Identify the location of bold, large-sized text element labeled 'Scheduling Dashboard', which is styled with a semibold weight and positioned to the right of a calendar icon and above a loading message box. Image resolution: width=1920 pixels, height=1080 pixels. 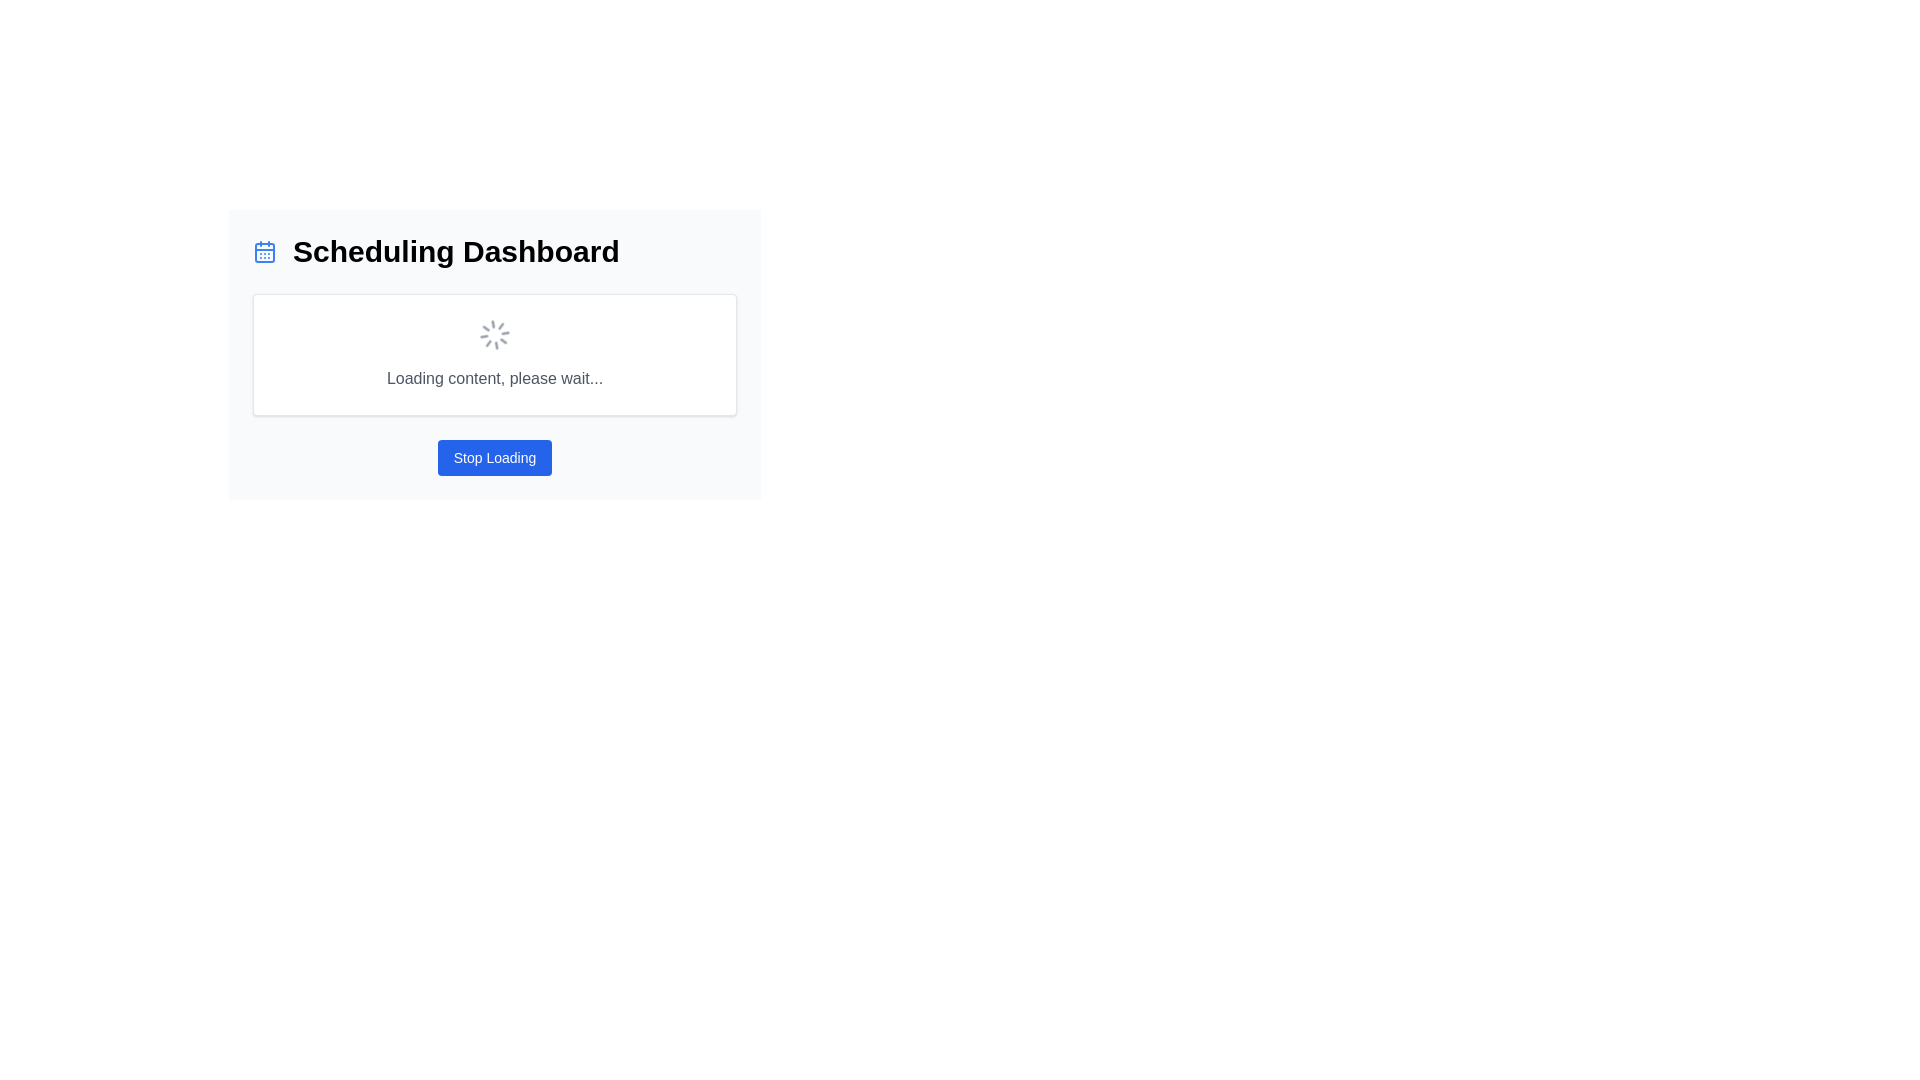
(455, 250).